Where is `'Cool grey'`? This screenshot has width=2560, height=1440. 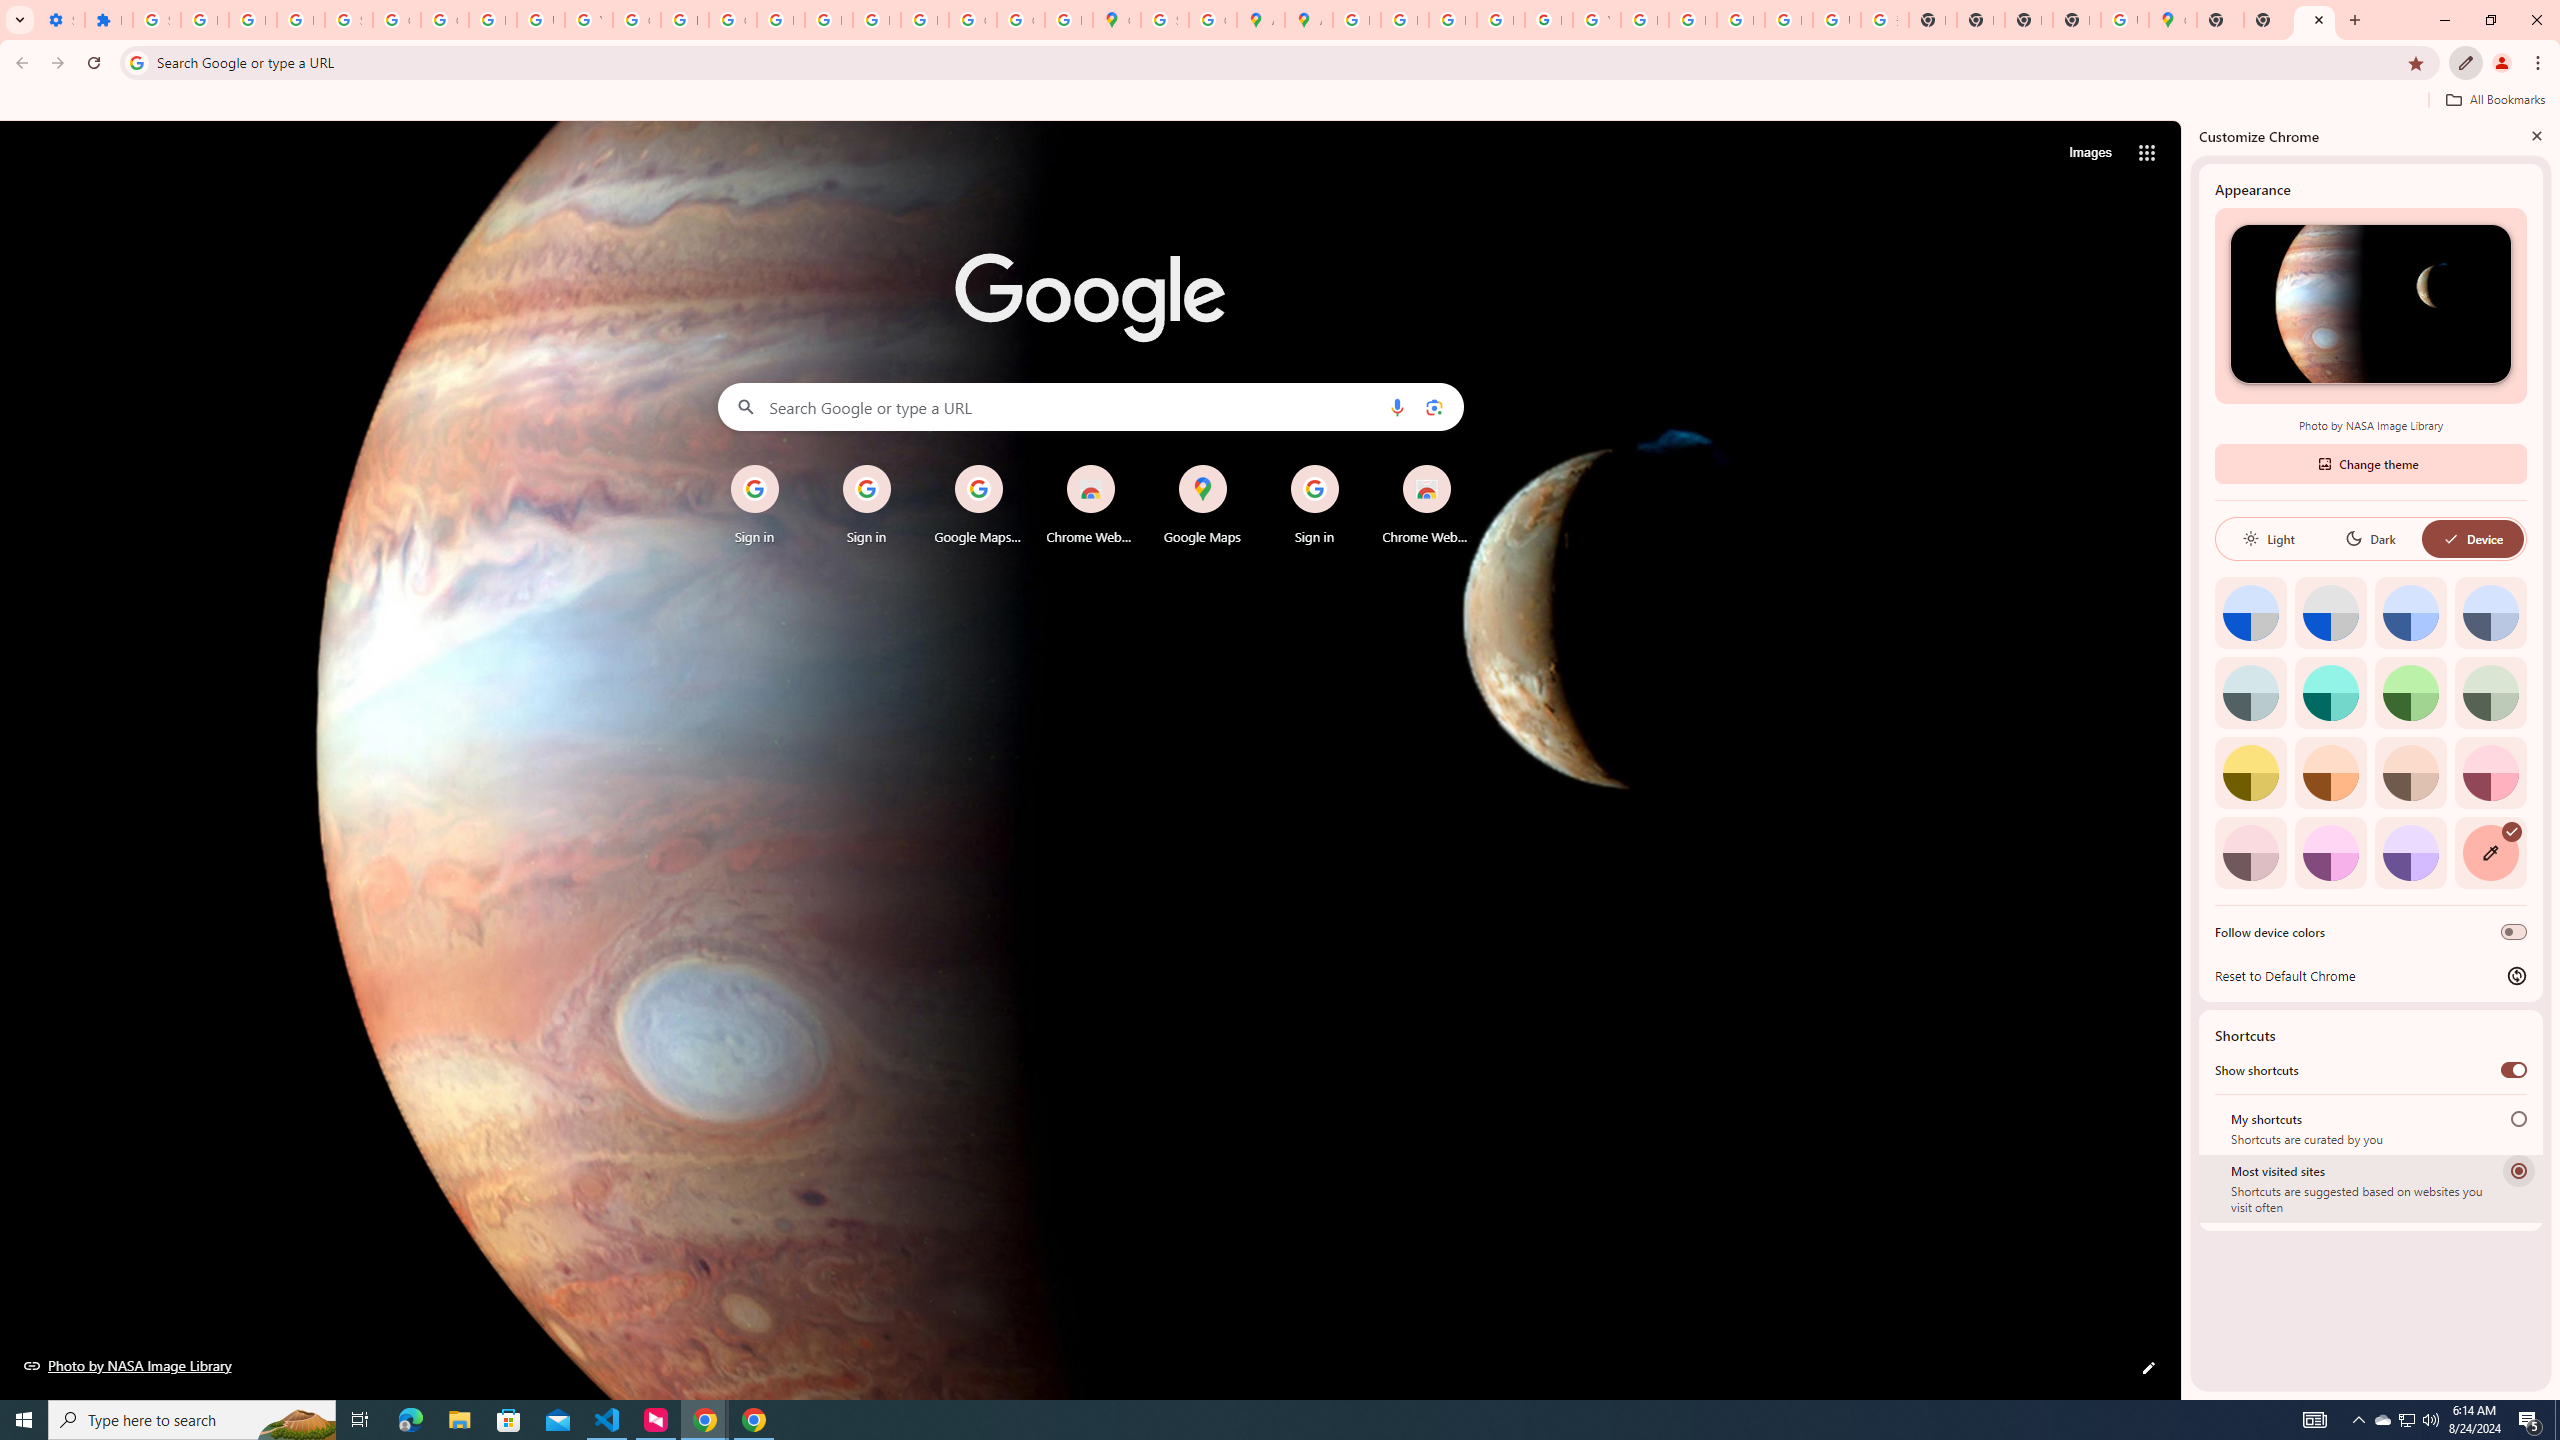 'Cool grey' is located at coordinates (2490, 612).